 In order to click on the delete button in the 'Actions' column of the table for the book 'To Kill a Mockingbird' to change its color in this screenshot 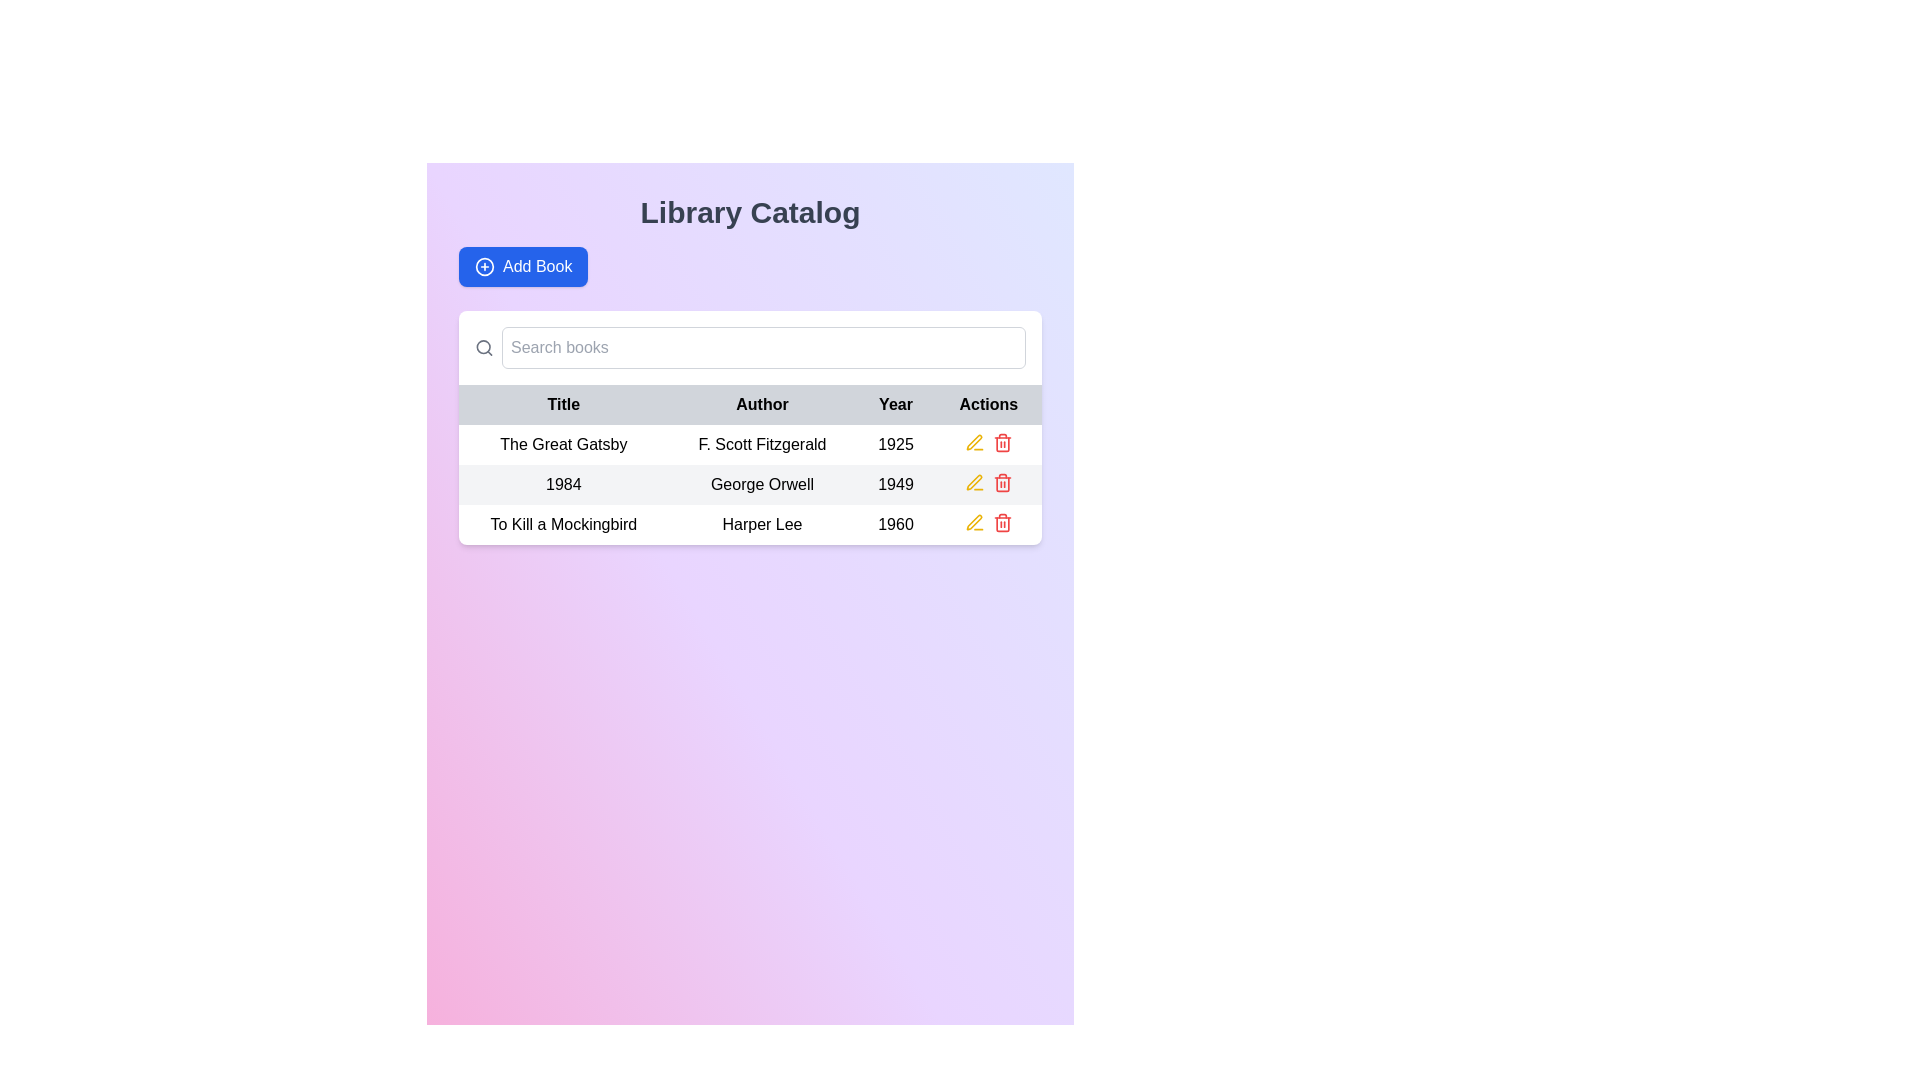, I will do `click(1002, 482)`.